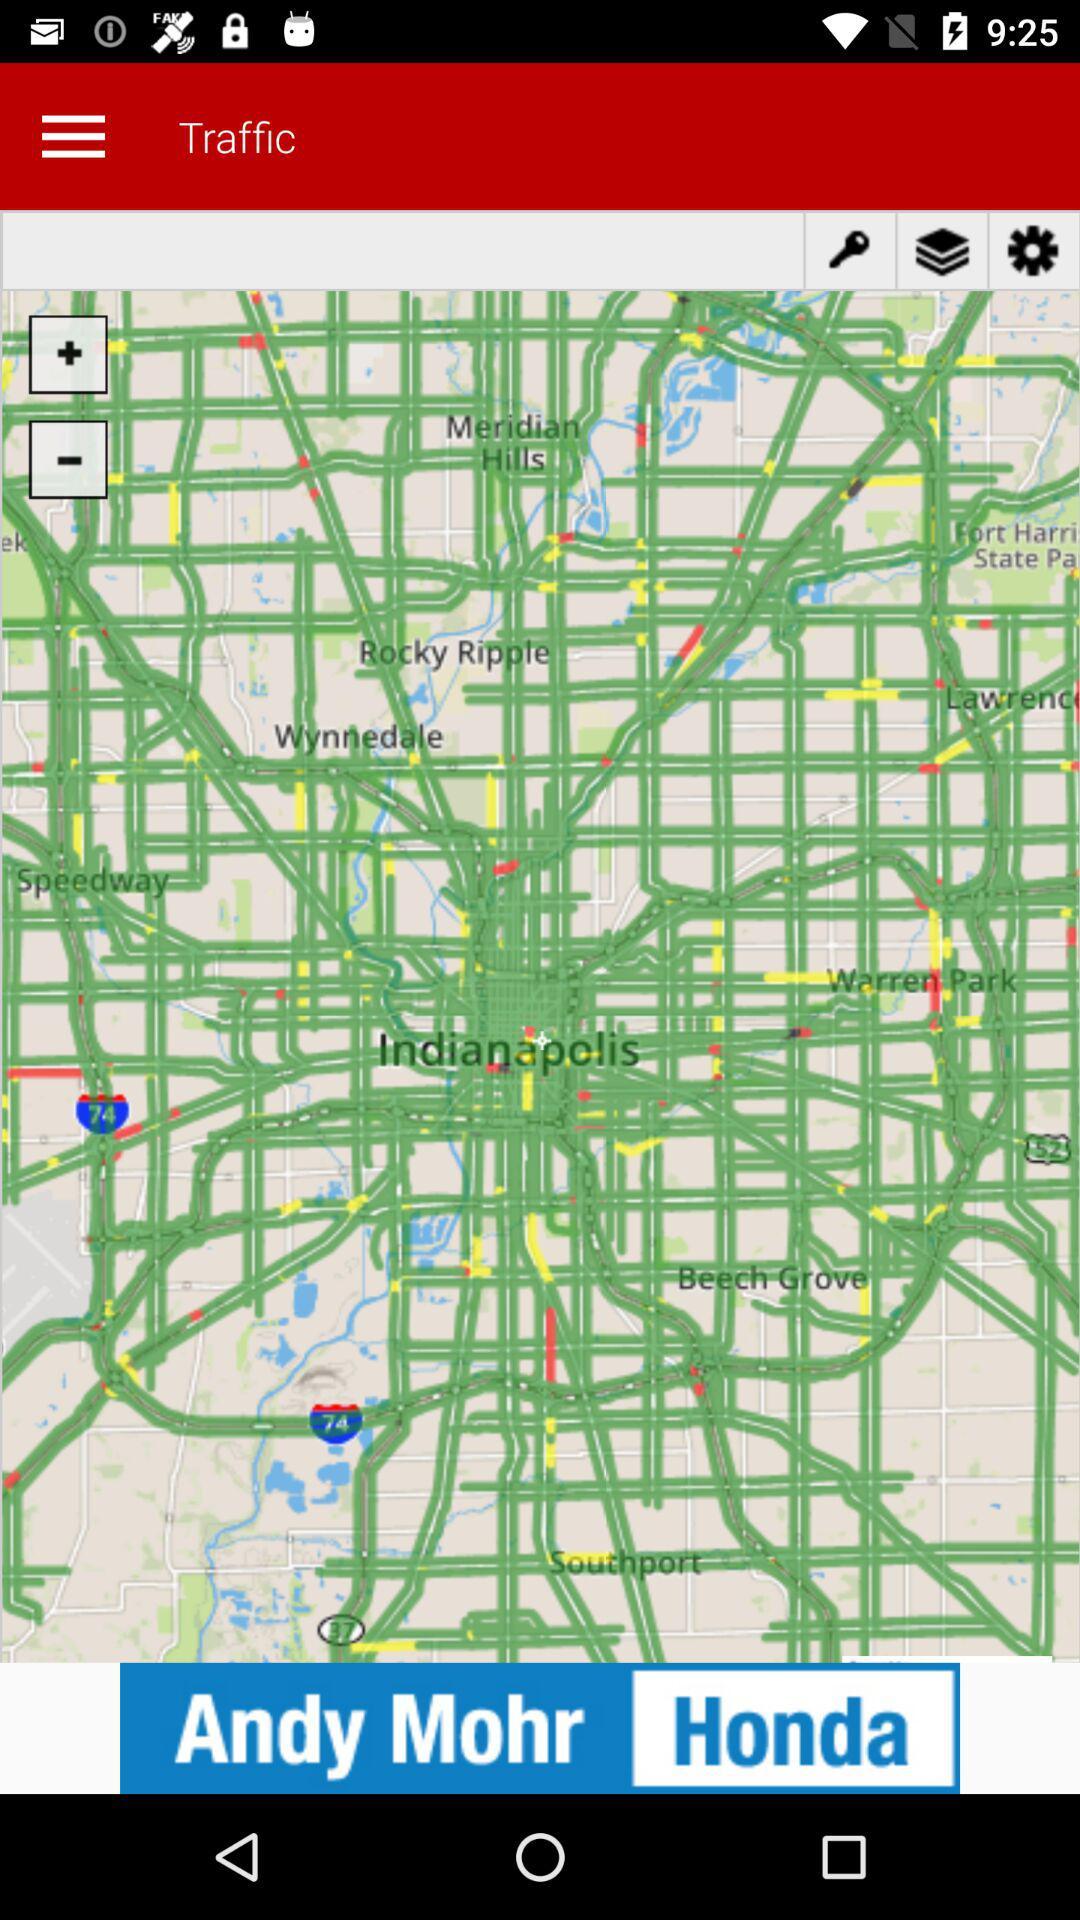 The height and width of the screenshot is (1920, 1080). I want to click on the item to the left of traffic, so click(72, 135).